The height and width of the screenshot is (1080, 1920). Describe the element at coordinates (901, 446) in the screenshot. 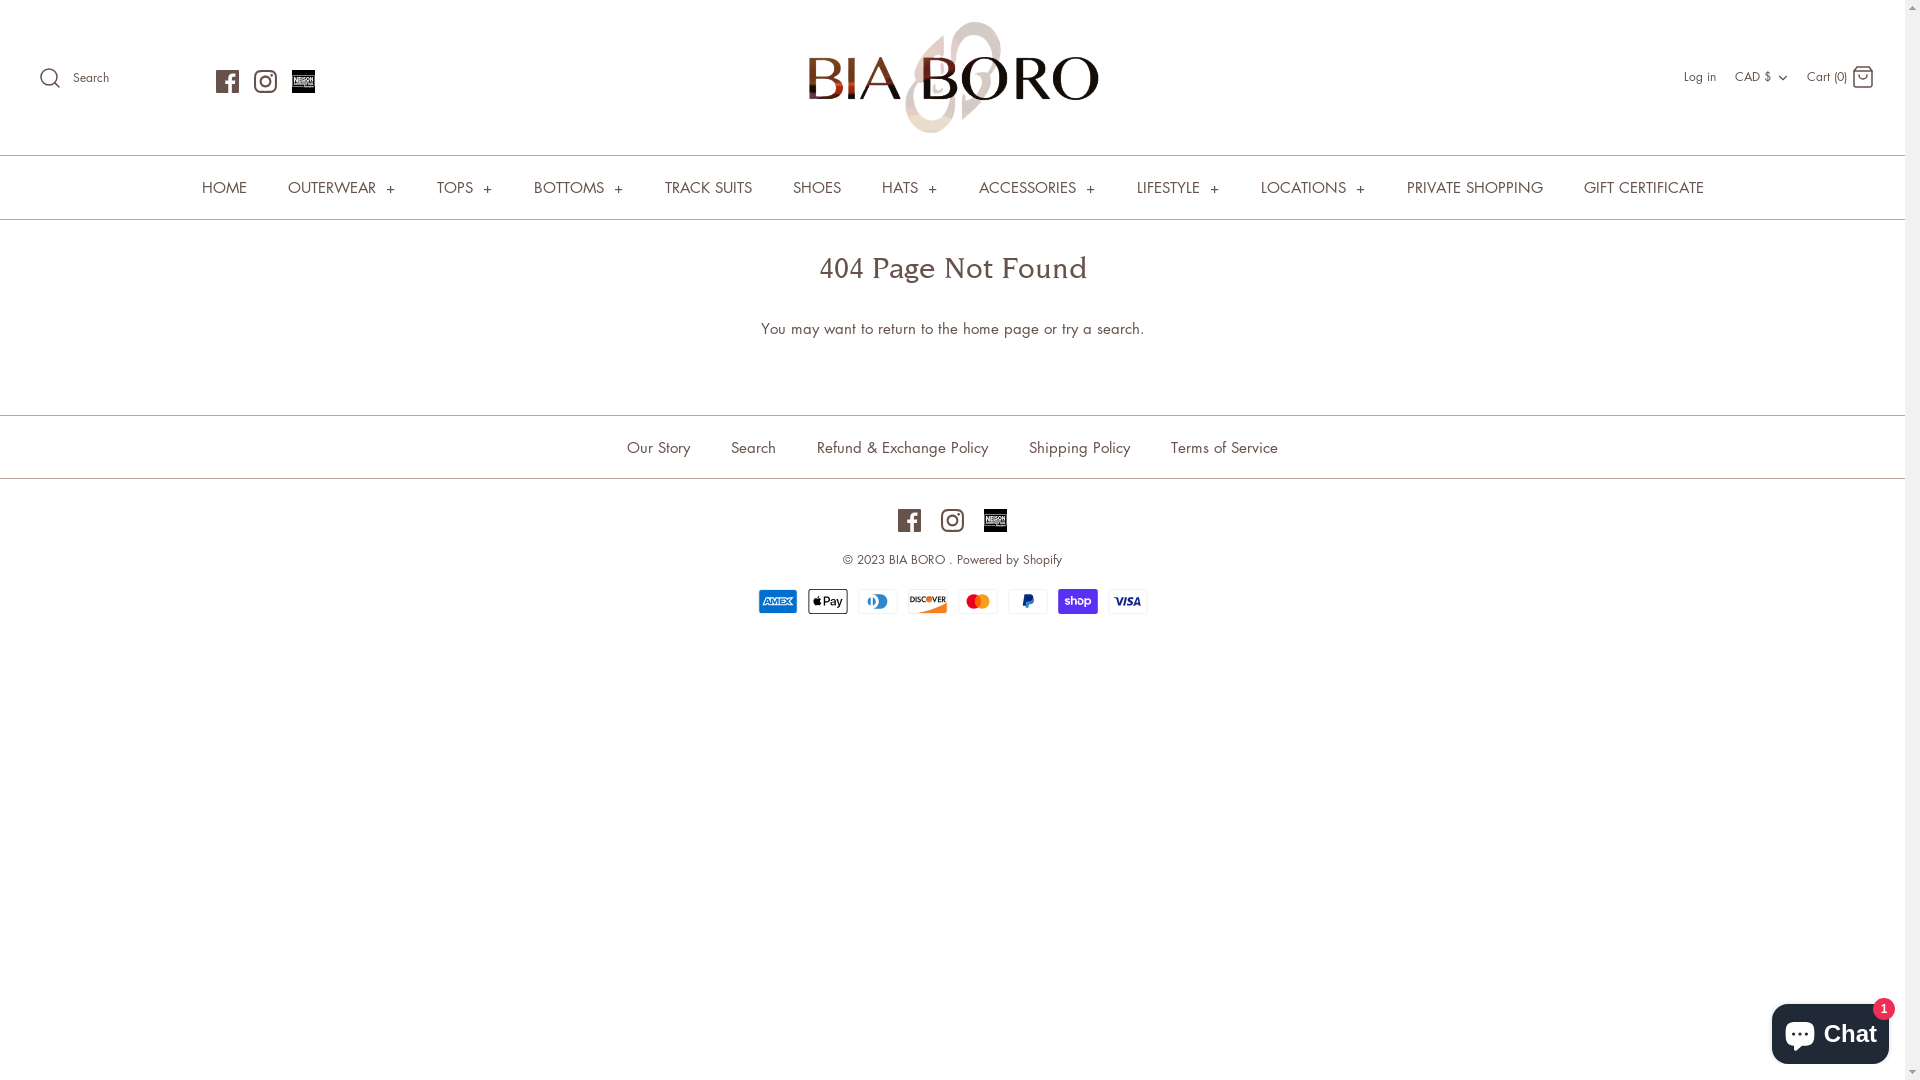

I see `'Refund & Exchange Policy'` at that location.